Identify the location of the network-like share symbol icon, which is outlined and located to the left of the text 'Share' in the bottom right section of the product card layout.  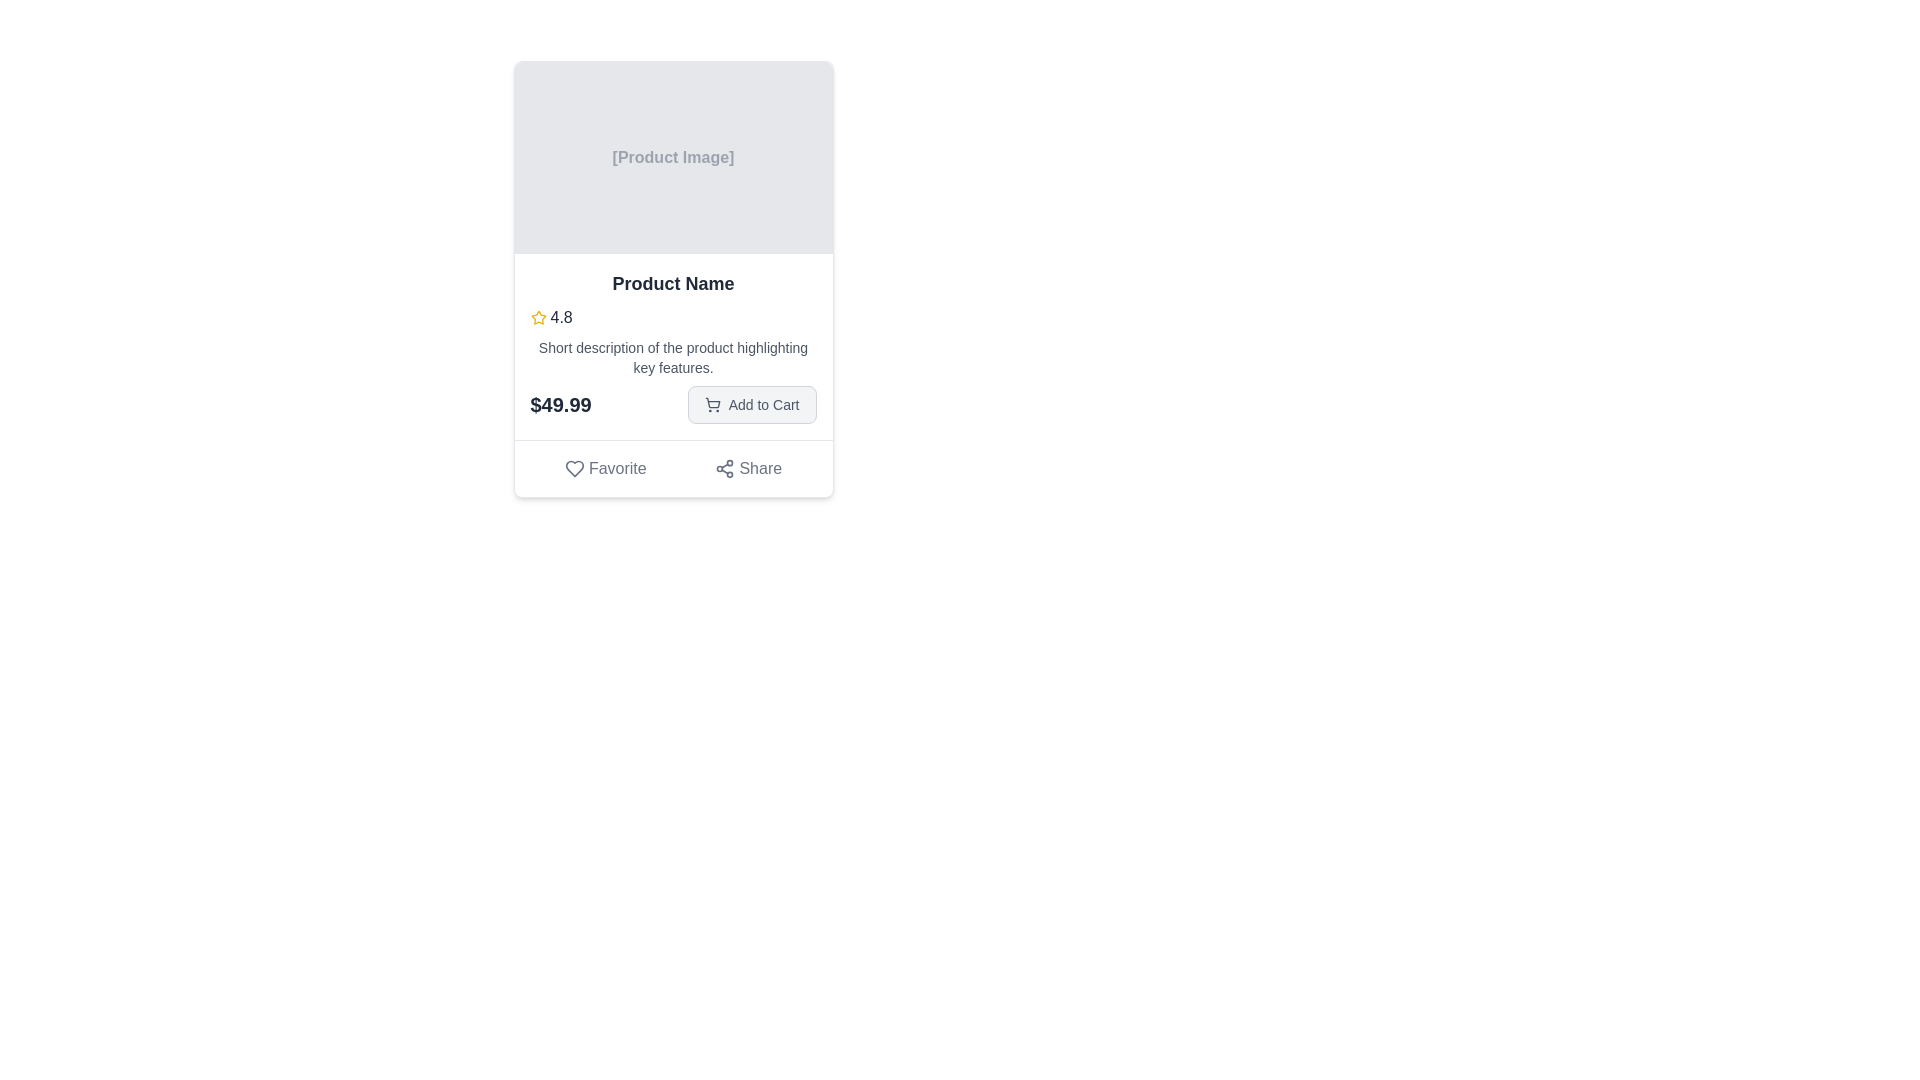
(724, 469).